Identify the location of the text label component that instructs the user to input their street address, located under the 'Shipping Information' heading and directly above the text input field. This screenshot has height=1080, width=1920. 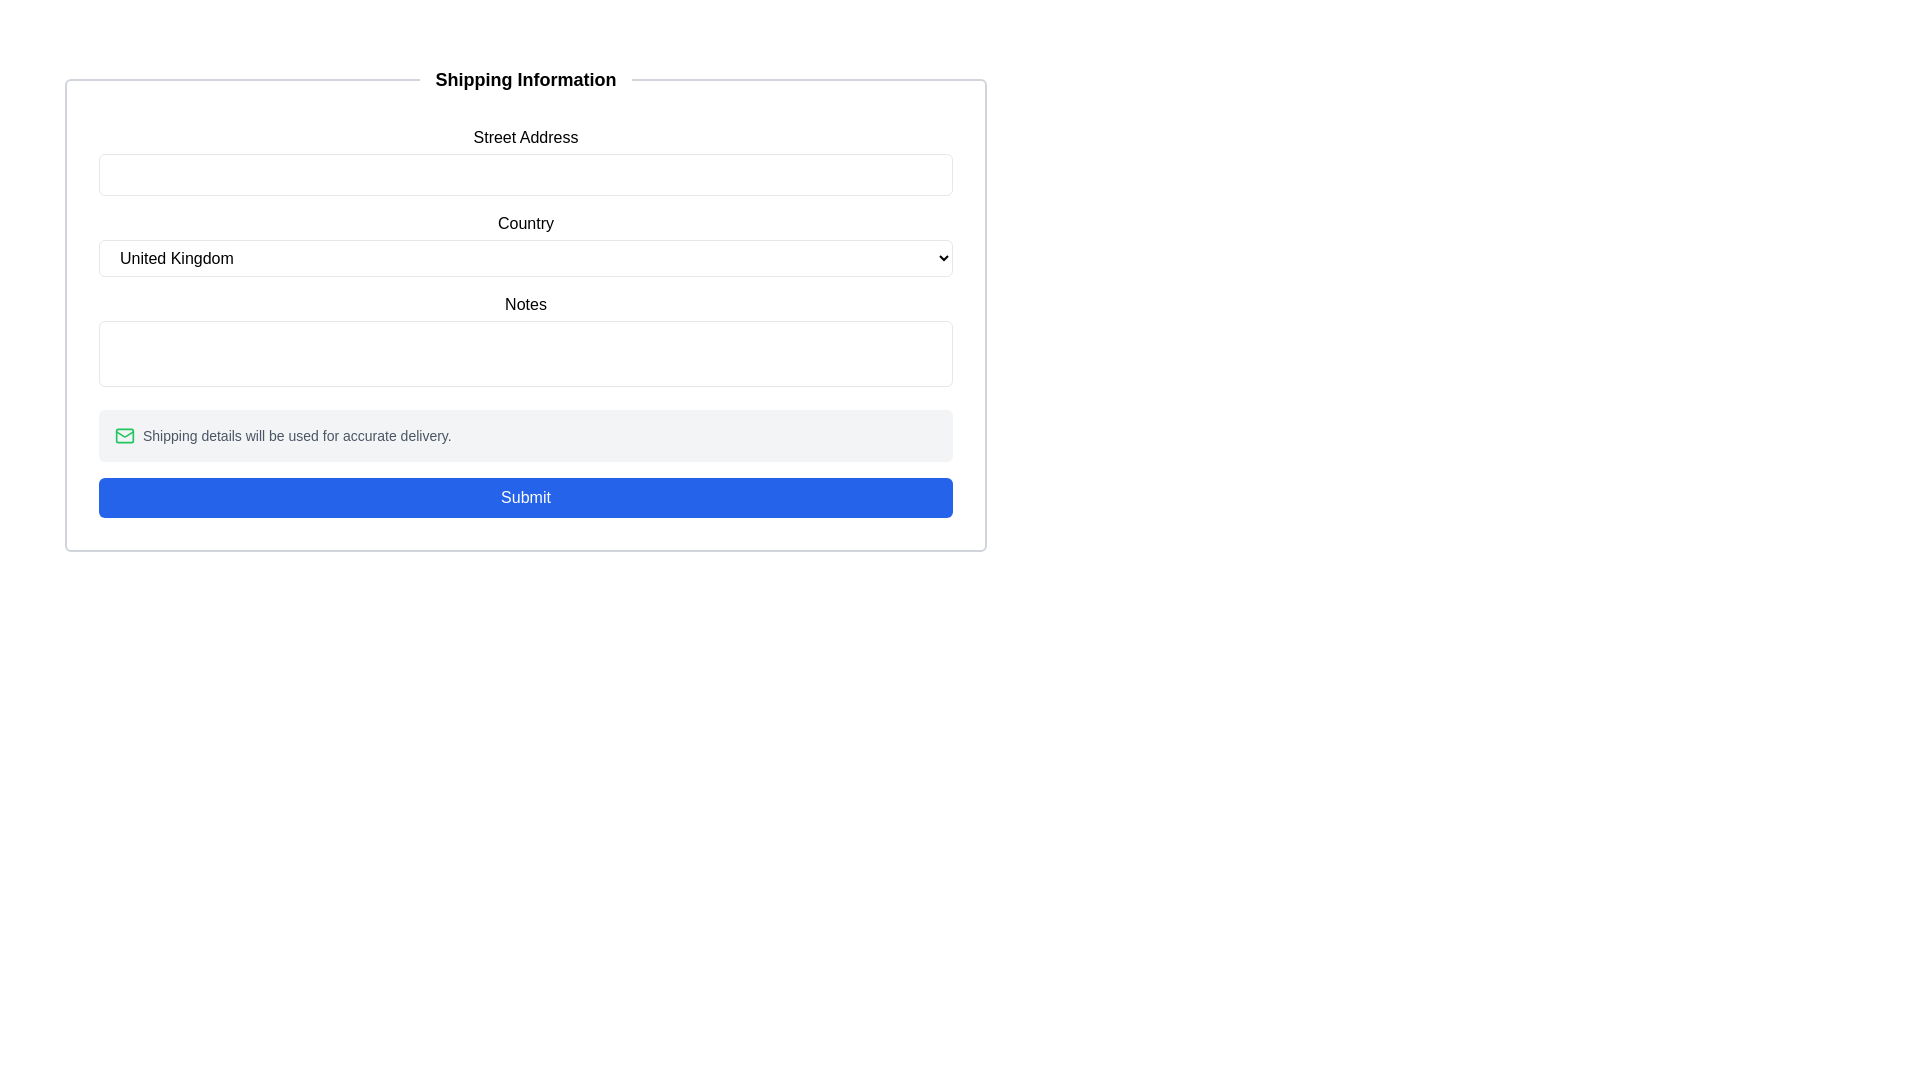
(526, 137).